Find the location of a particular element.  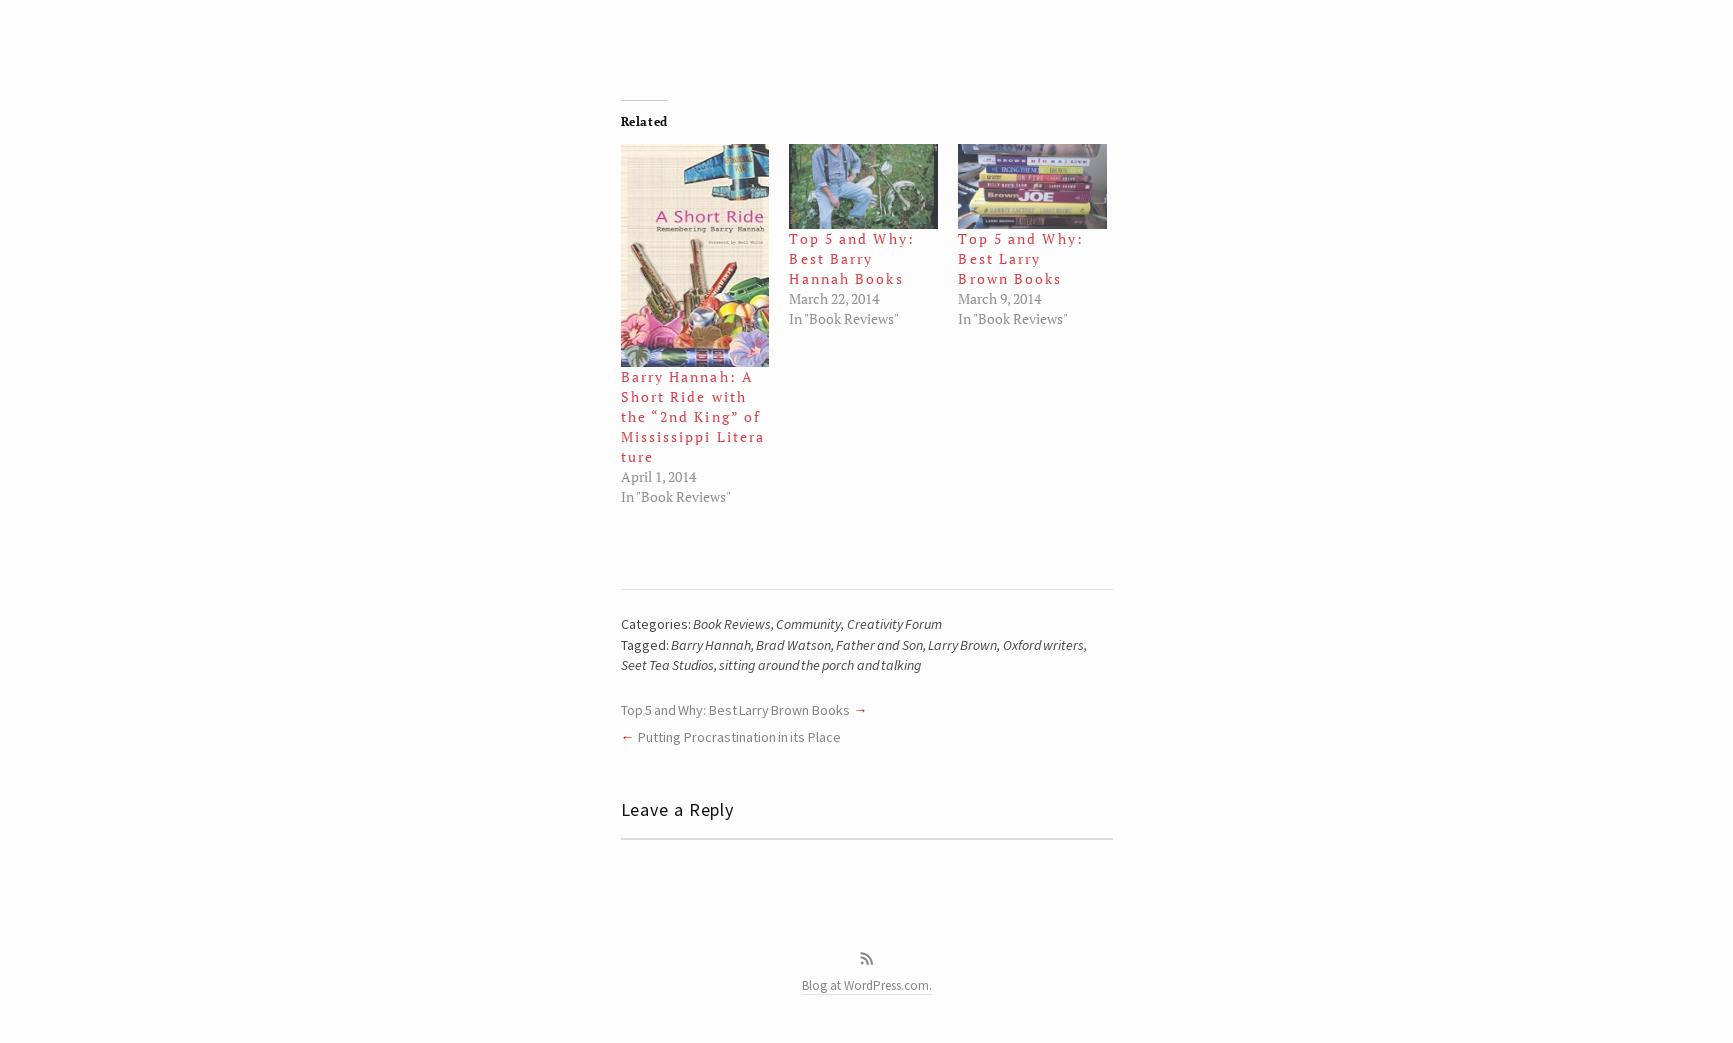

'Creativity Forum' is located at coordinates (846, 623).